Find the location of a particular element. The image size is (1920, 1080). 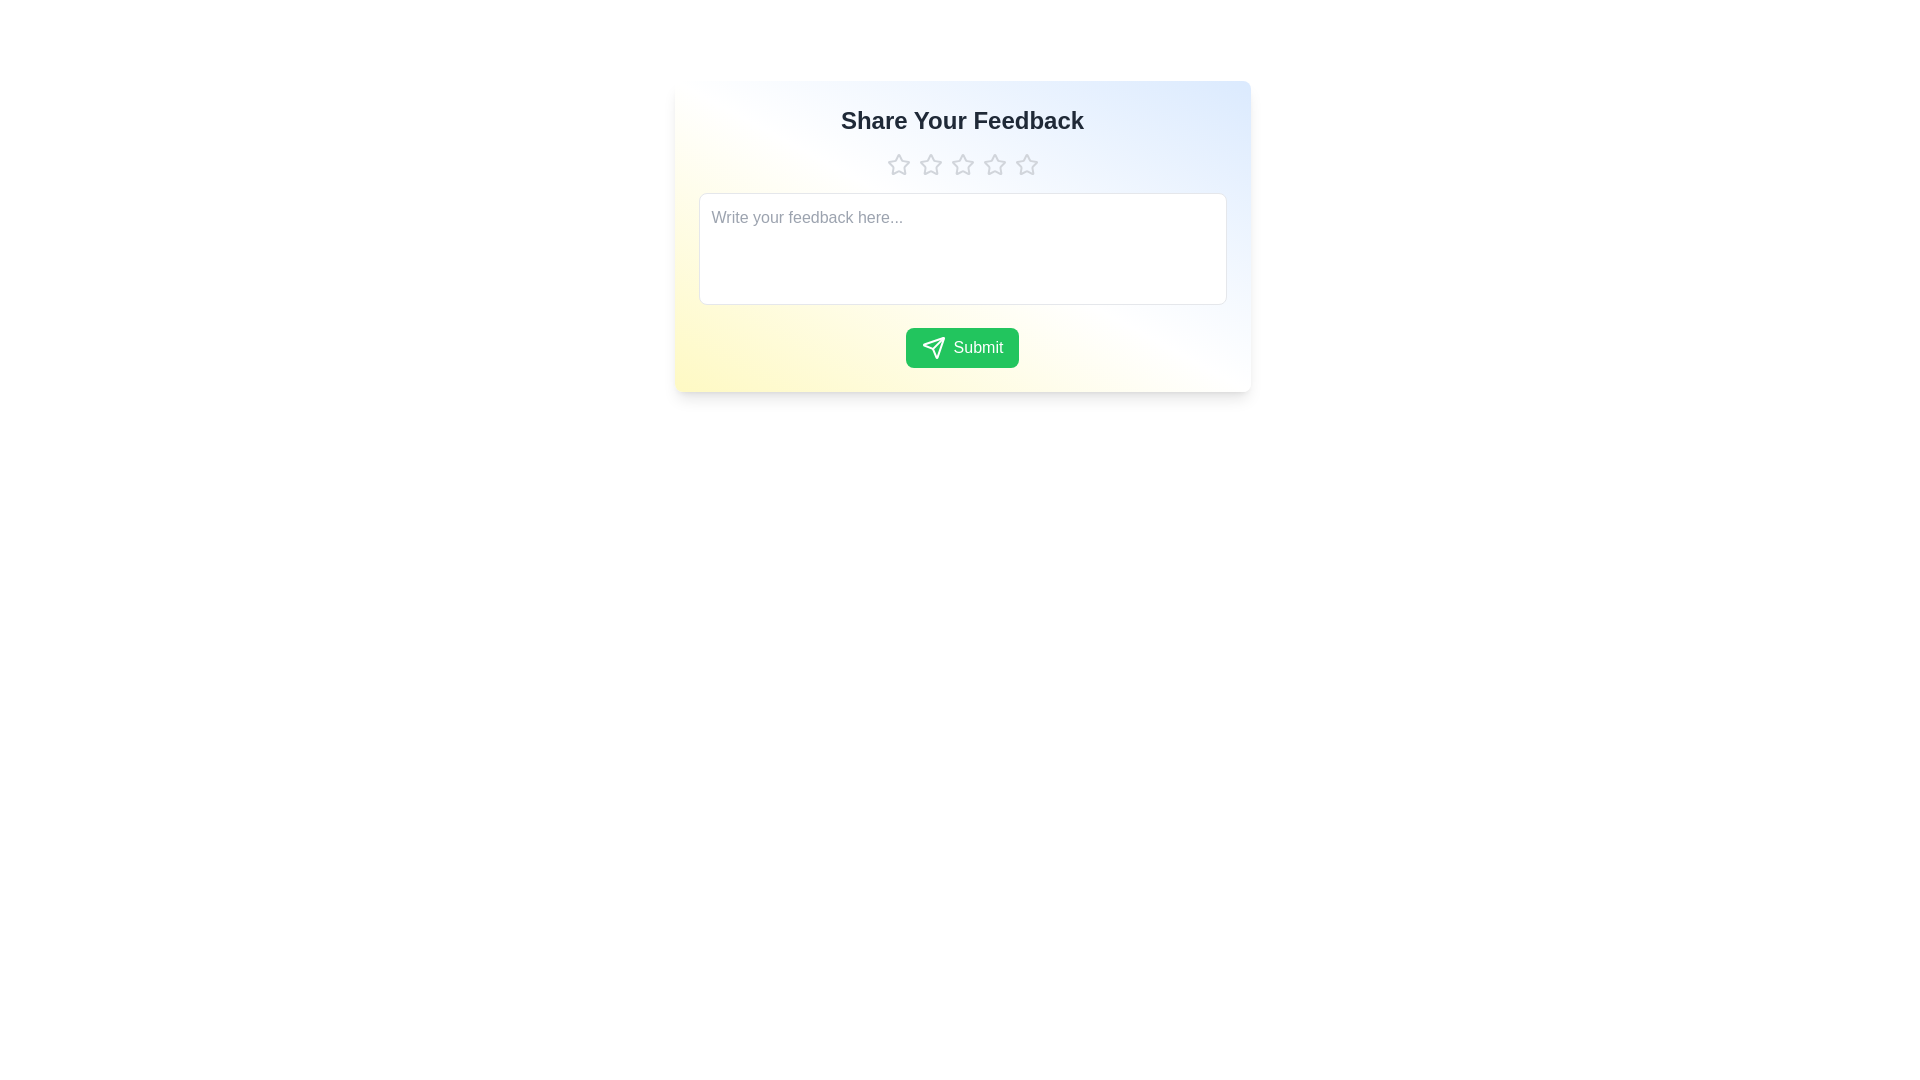

the submit button to submit the feedback is located at coordinates (962, 346).